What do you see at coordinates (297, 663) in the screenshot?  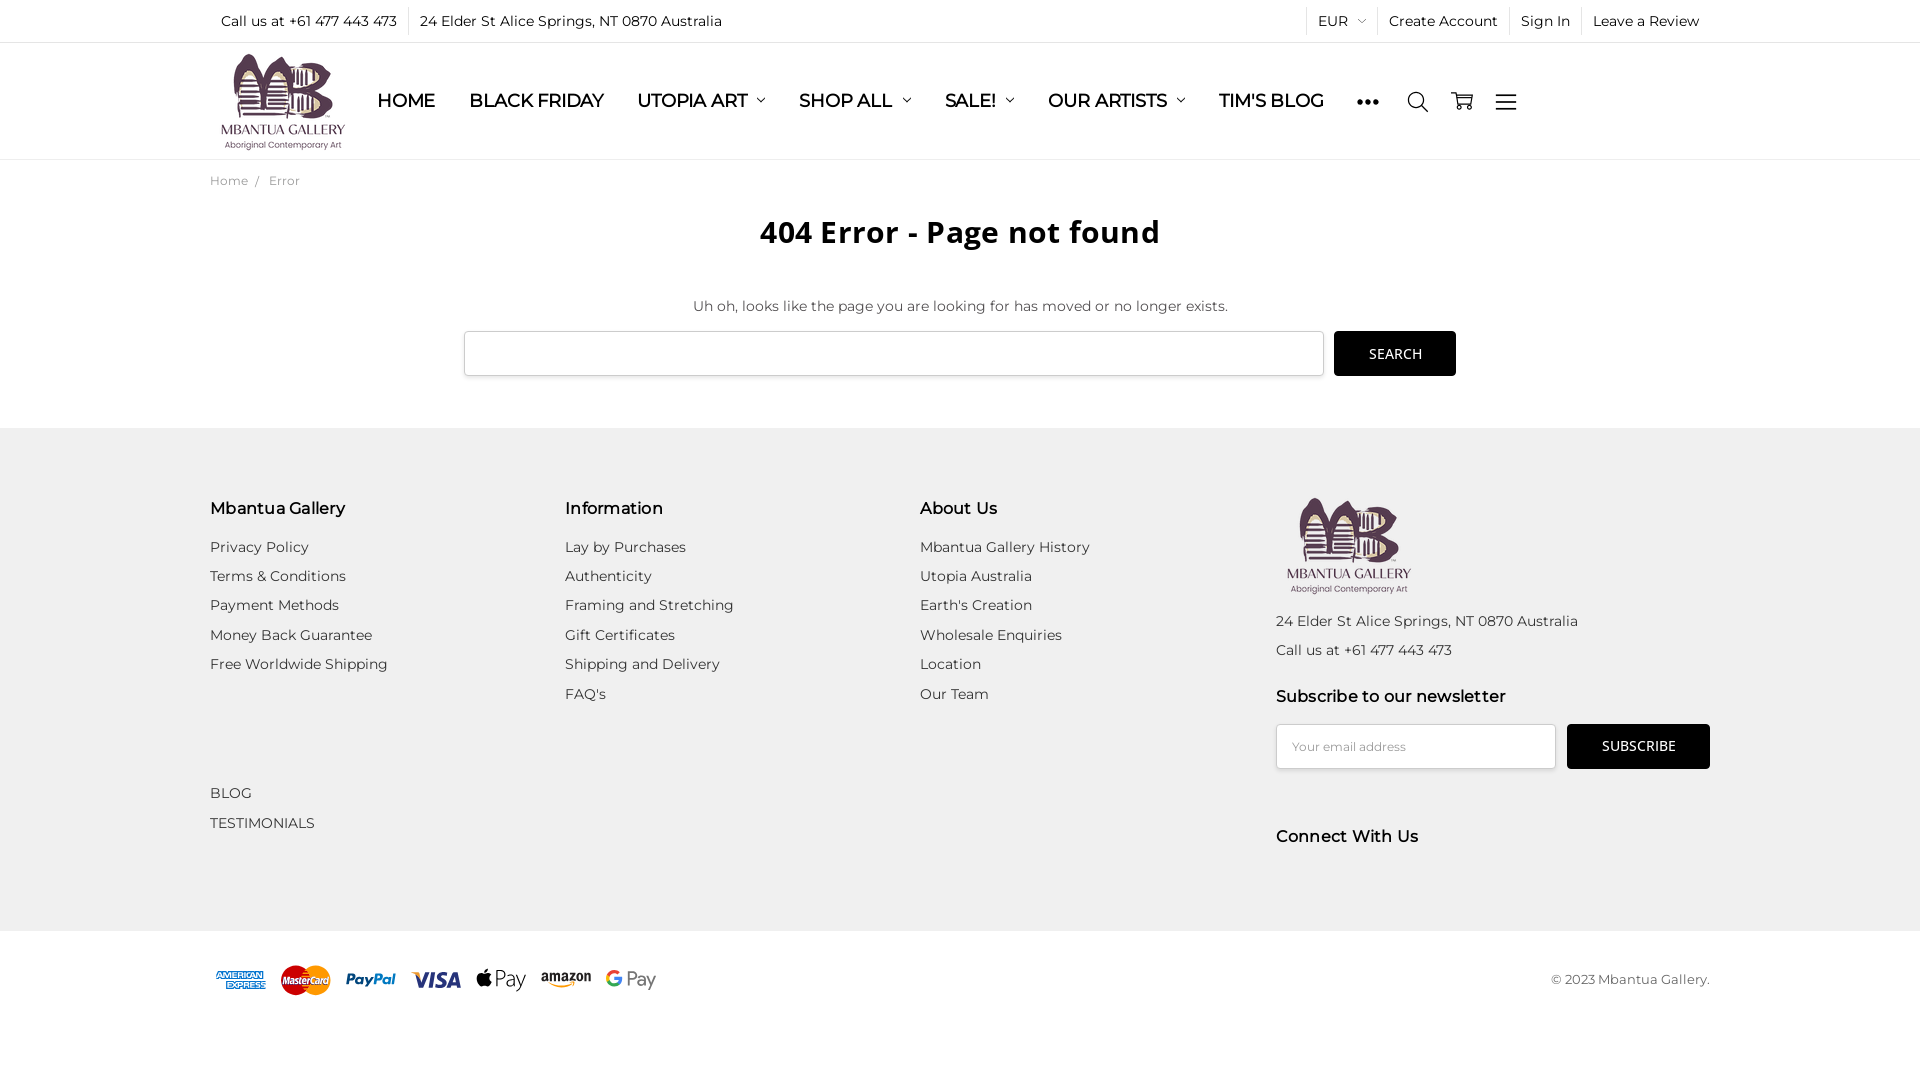 I see `'Free Worldwide Shipping'` at bounding box center [297, 663].